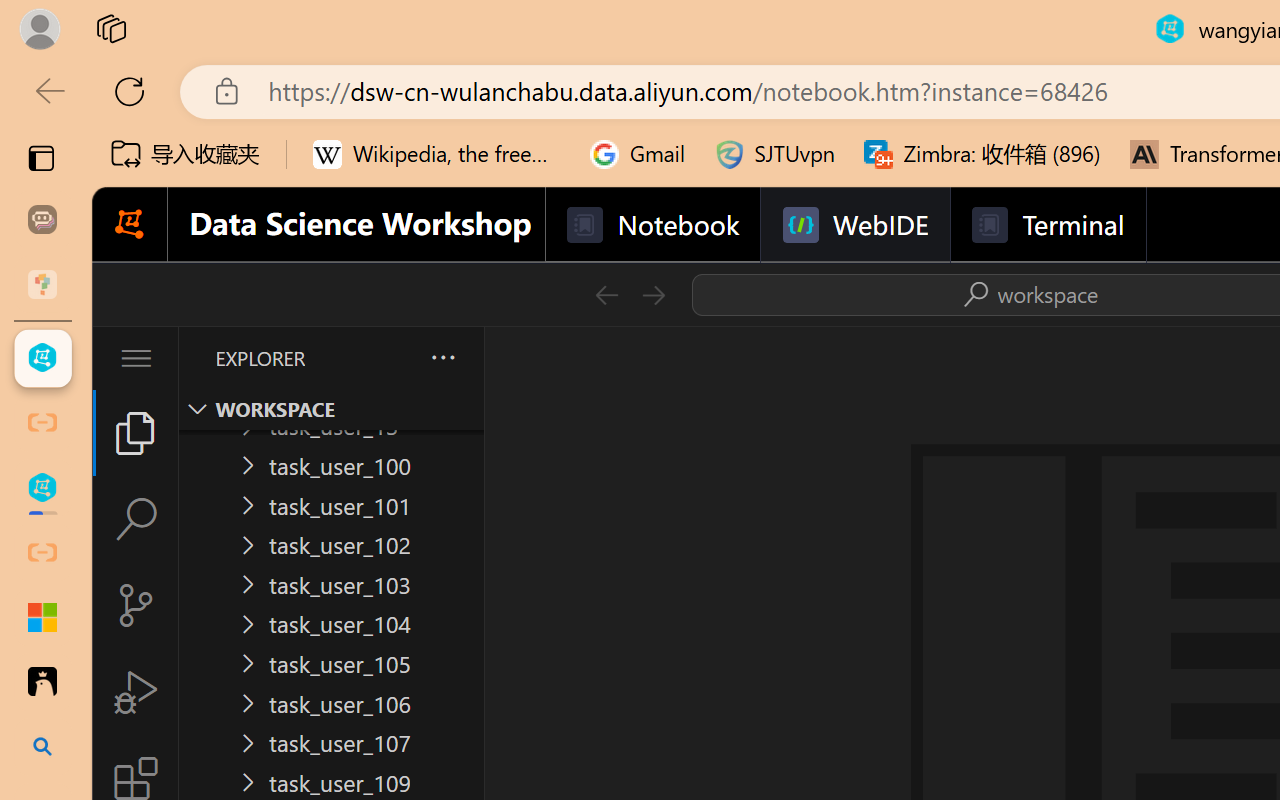  Describe the element at coordinates (652, 294) in the screenshot. I see `'Go Forward (Alt+RightArrow)'` at that location.